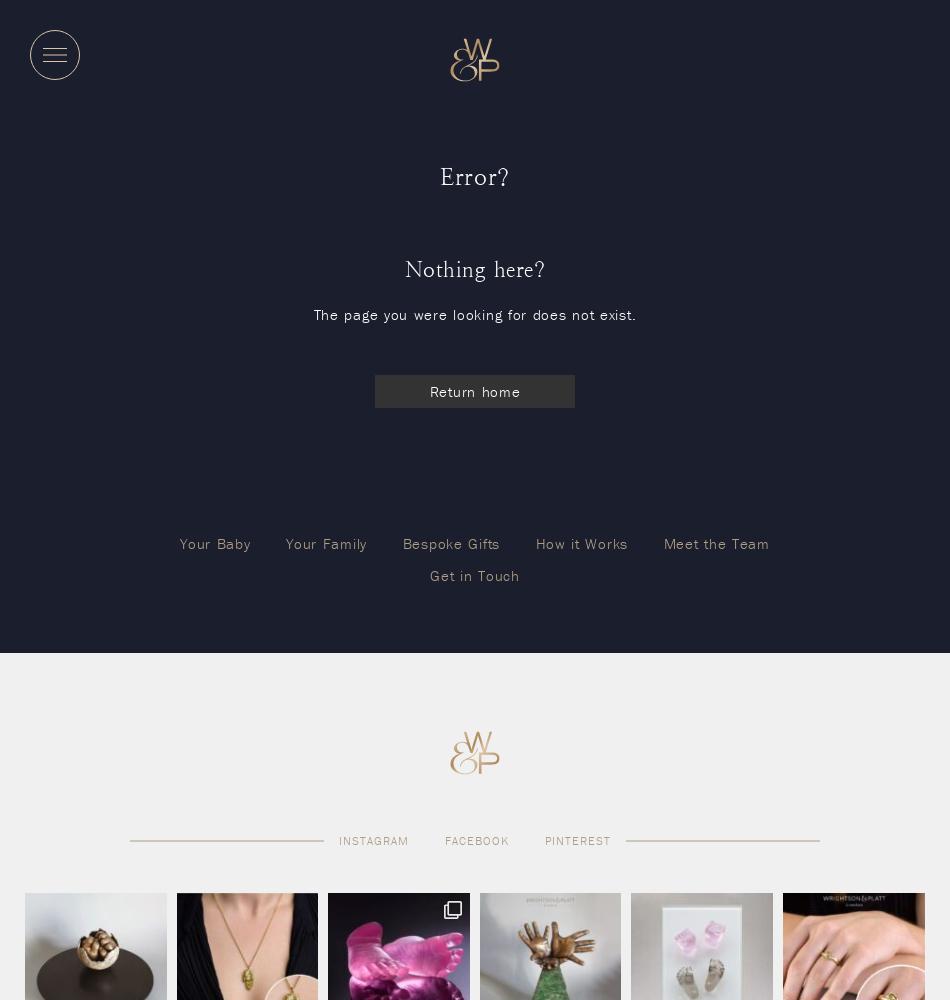 This screenshot has height=1000, width=950. I want to click on 'Get in Touch', so click(473, 574).